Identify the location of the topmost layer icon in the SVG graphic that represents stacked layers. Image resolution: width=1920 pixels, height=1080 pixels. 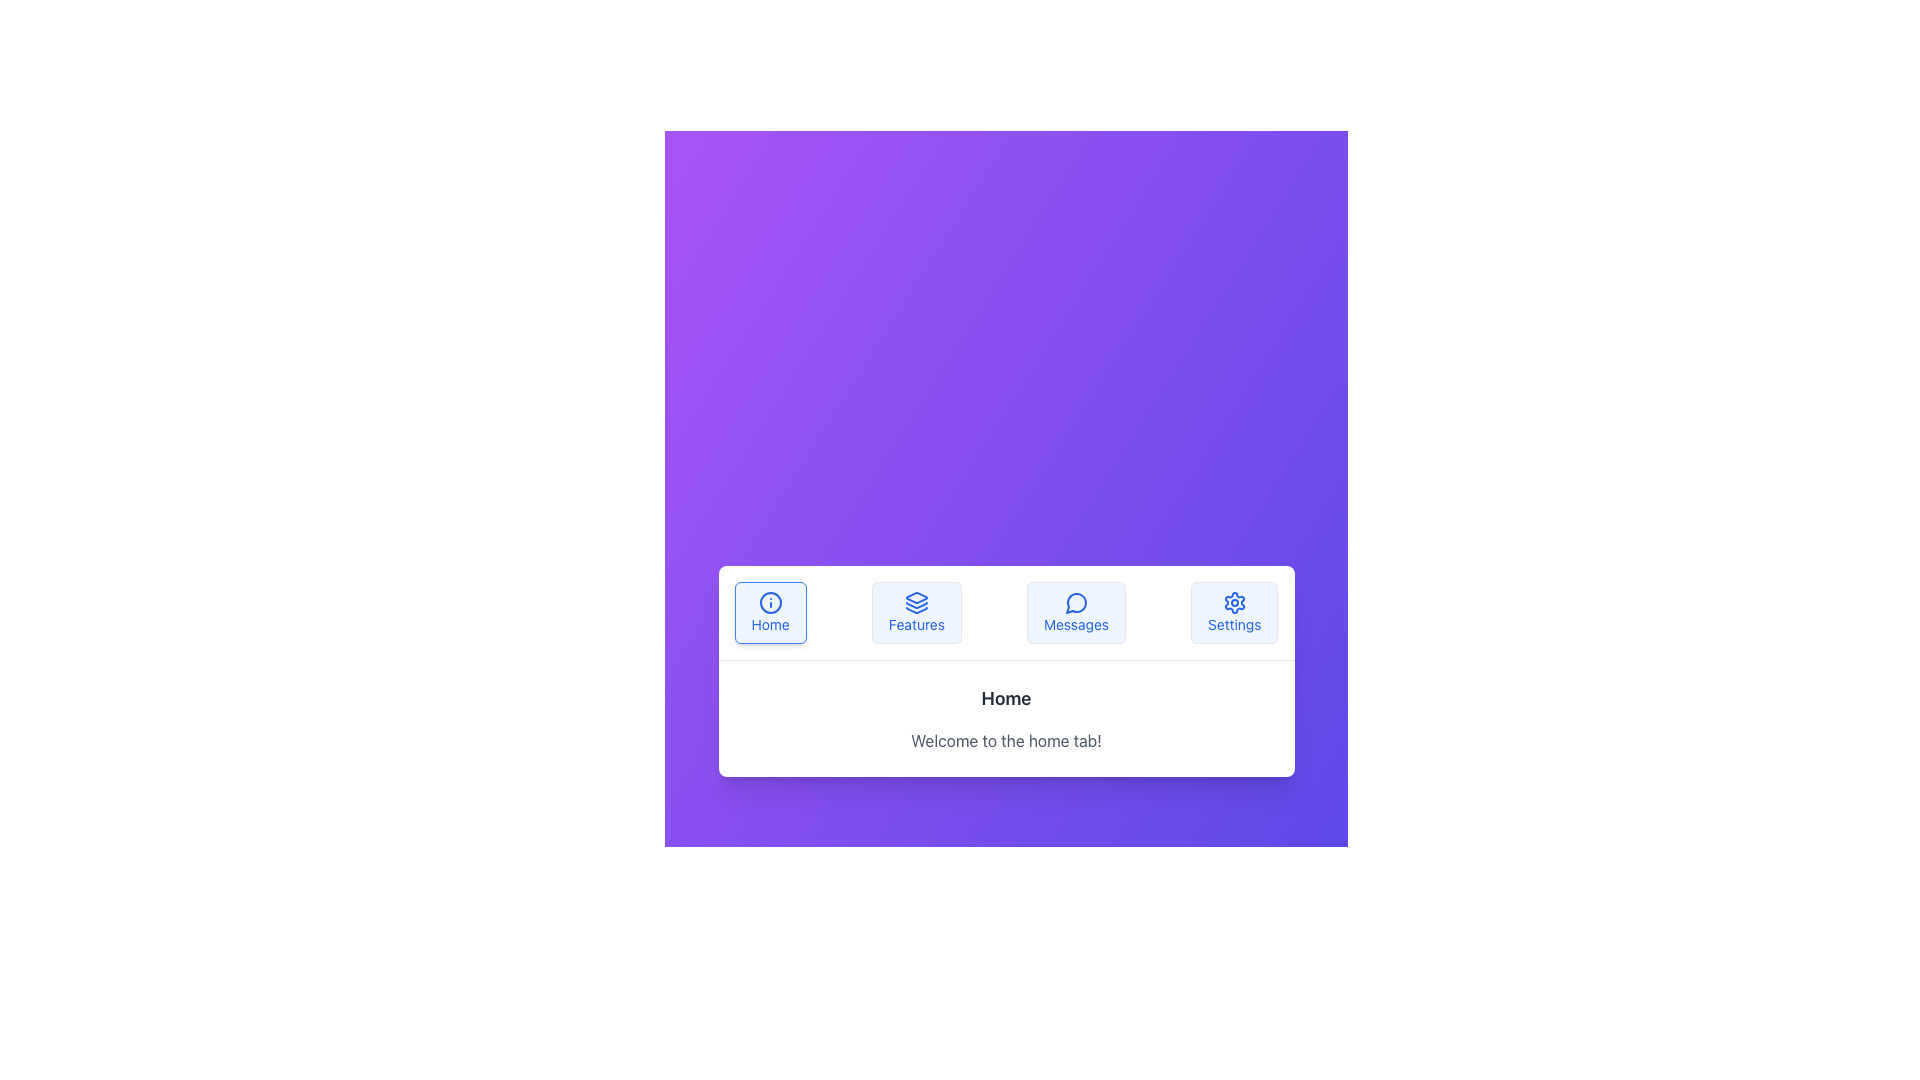
(915, 596).